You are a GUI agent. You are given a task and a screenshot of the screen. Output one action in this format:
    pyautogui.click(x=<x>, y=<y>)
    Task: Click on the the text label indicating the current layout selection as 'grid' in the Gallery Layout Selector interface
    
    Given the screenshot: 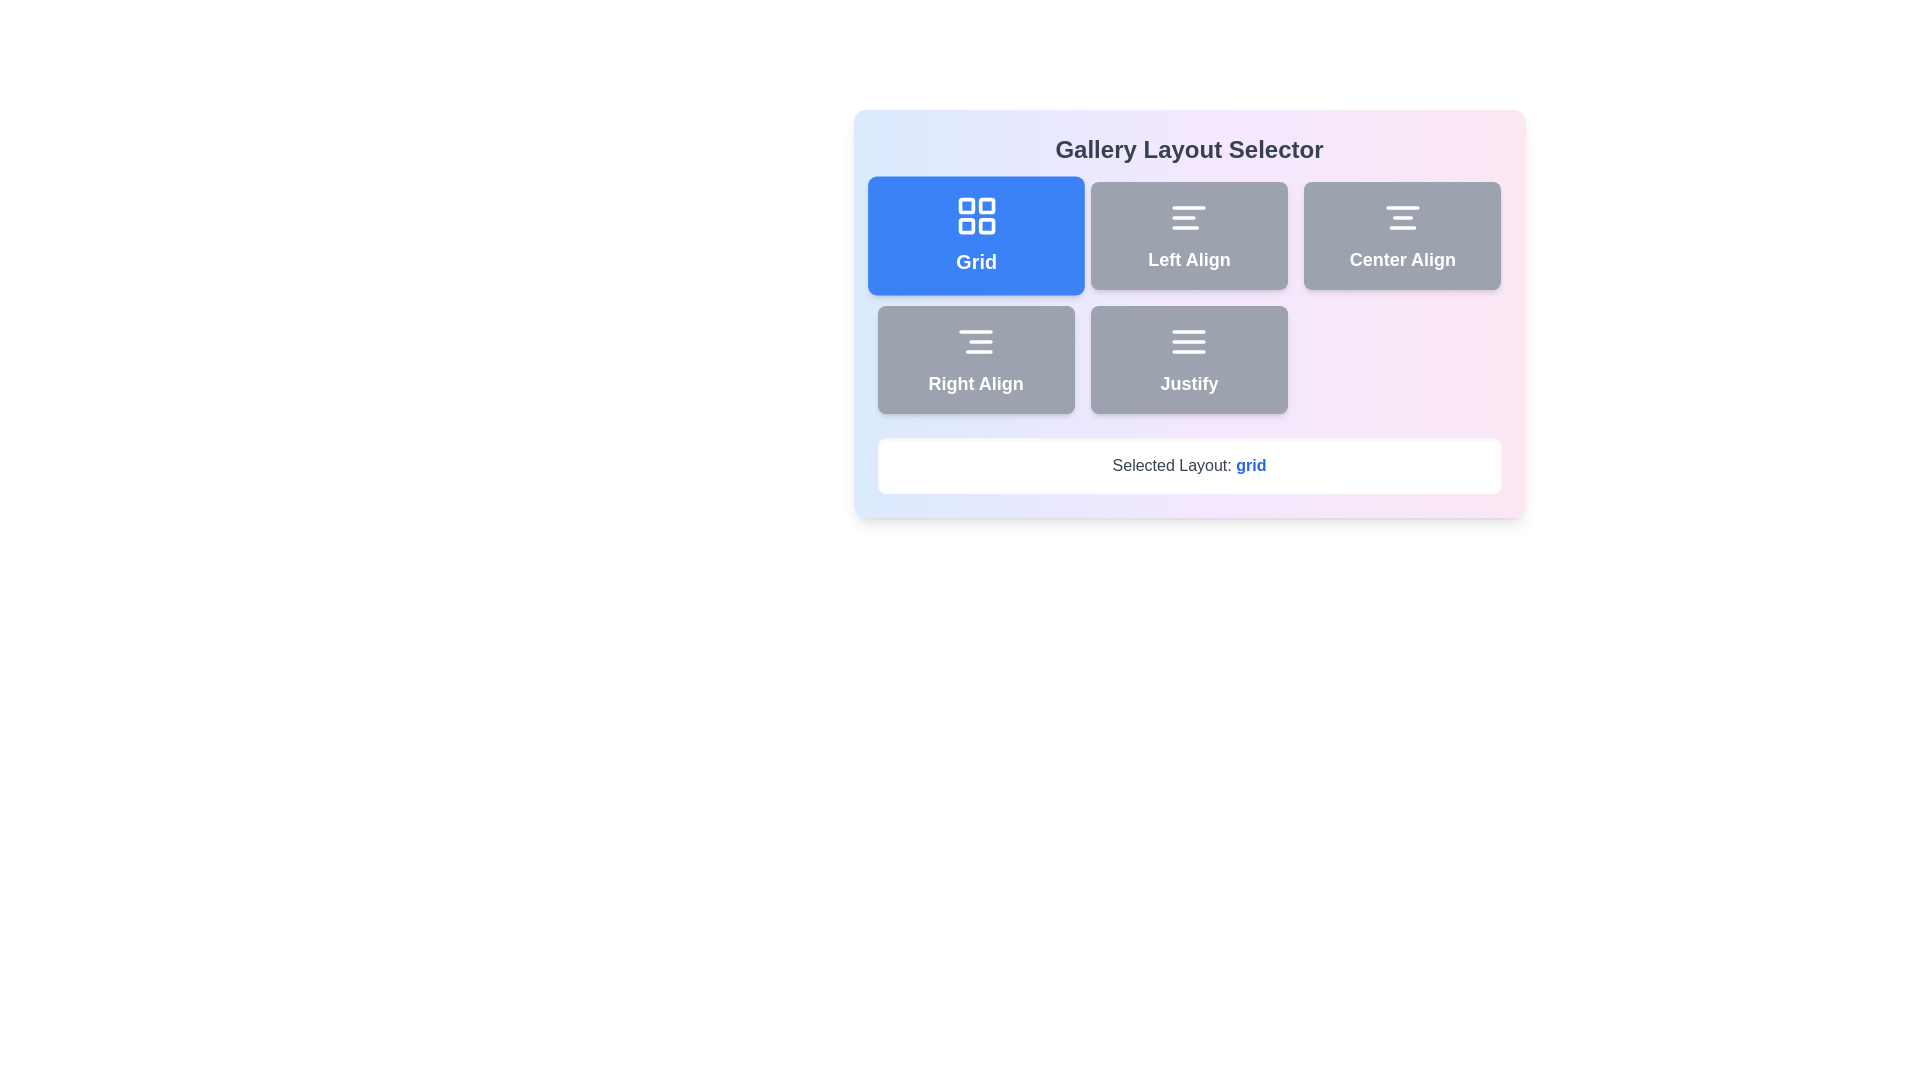 What is the action you would take?
    pyautogui.click(x=1189, y=466)
    